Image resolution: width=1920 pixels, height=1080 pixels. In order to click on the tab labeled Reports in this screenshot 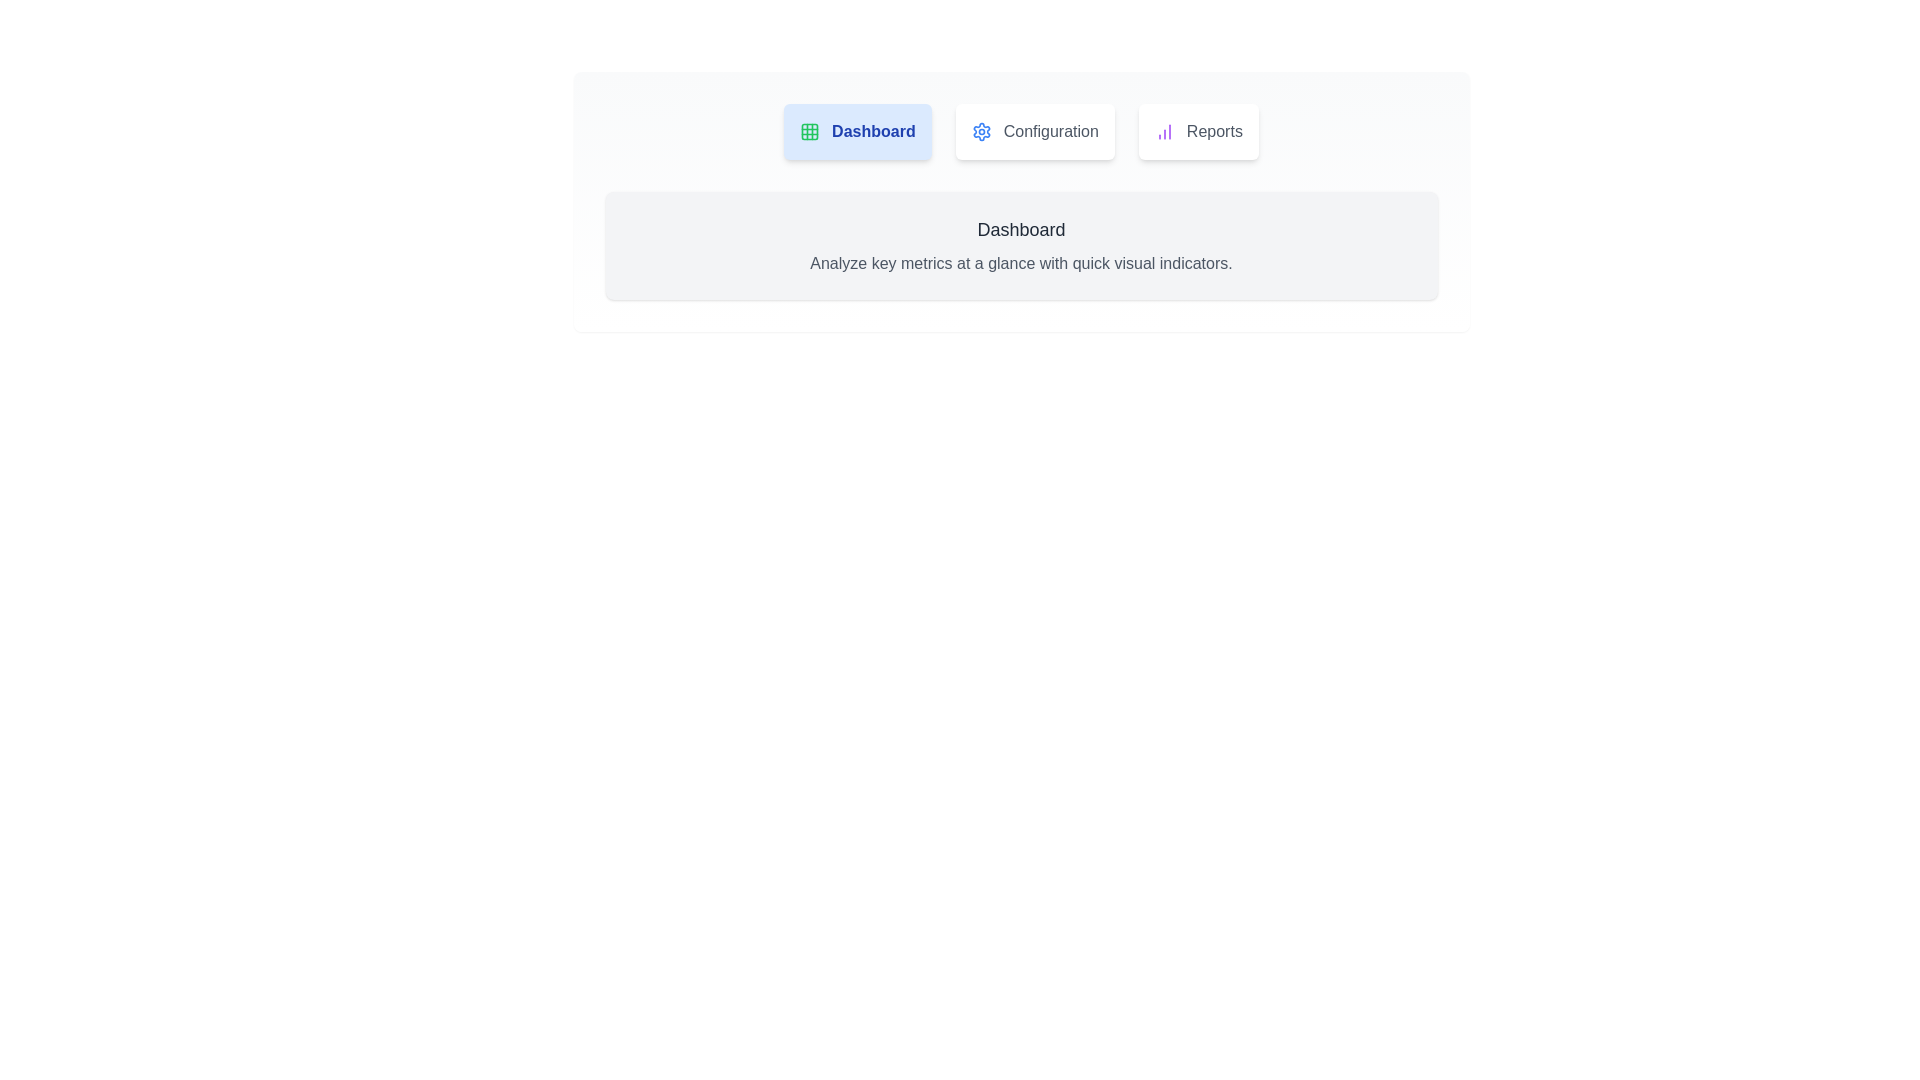, I will do `click(1198, 131)`.